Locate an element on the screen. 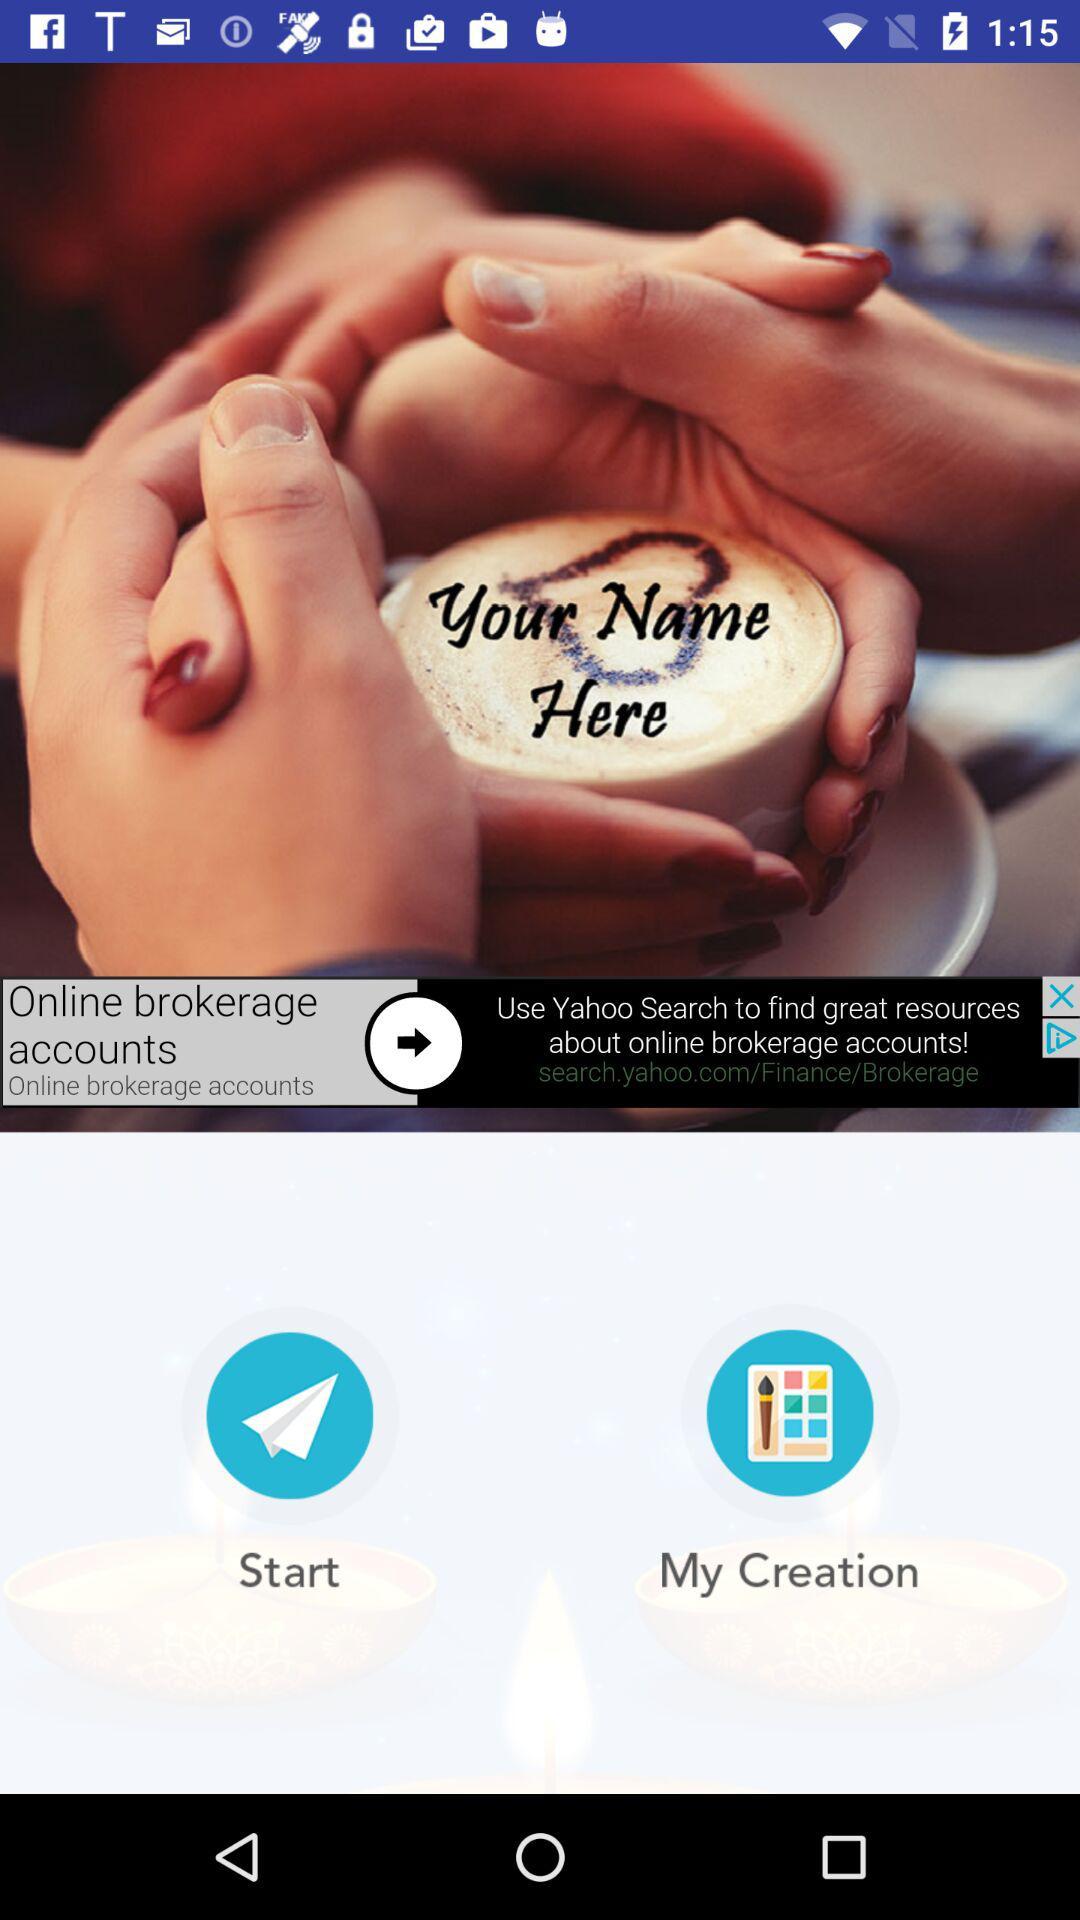 This screenshot has width=1080, height=1920. start button is located at coordinates (289, 1450).